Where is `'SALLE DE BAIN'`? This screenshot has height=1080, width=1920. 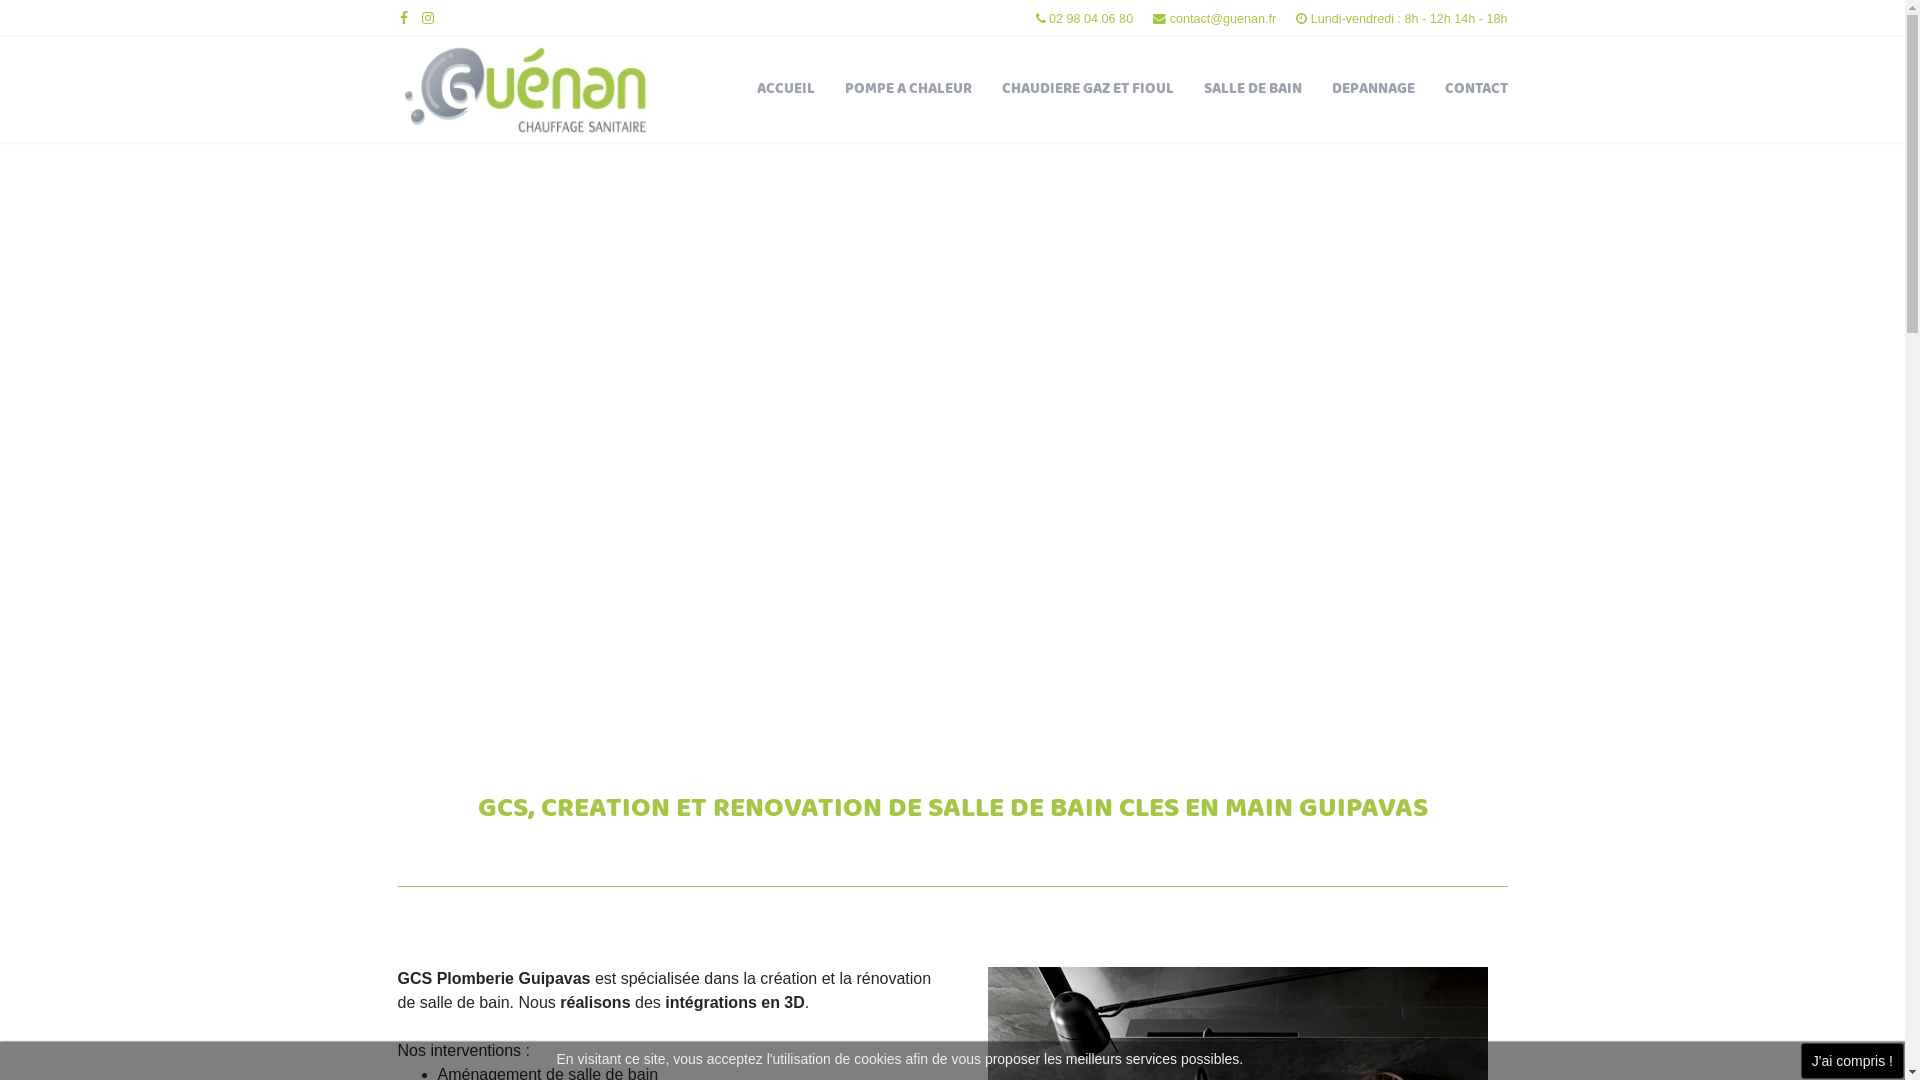
'SALLE DE BAIN' is located at coordinates (1188, 88).